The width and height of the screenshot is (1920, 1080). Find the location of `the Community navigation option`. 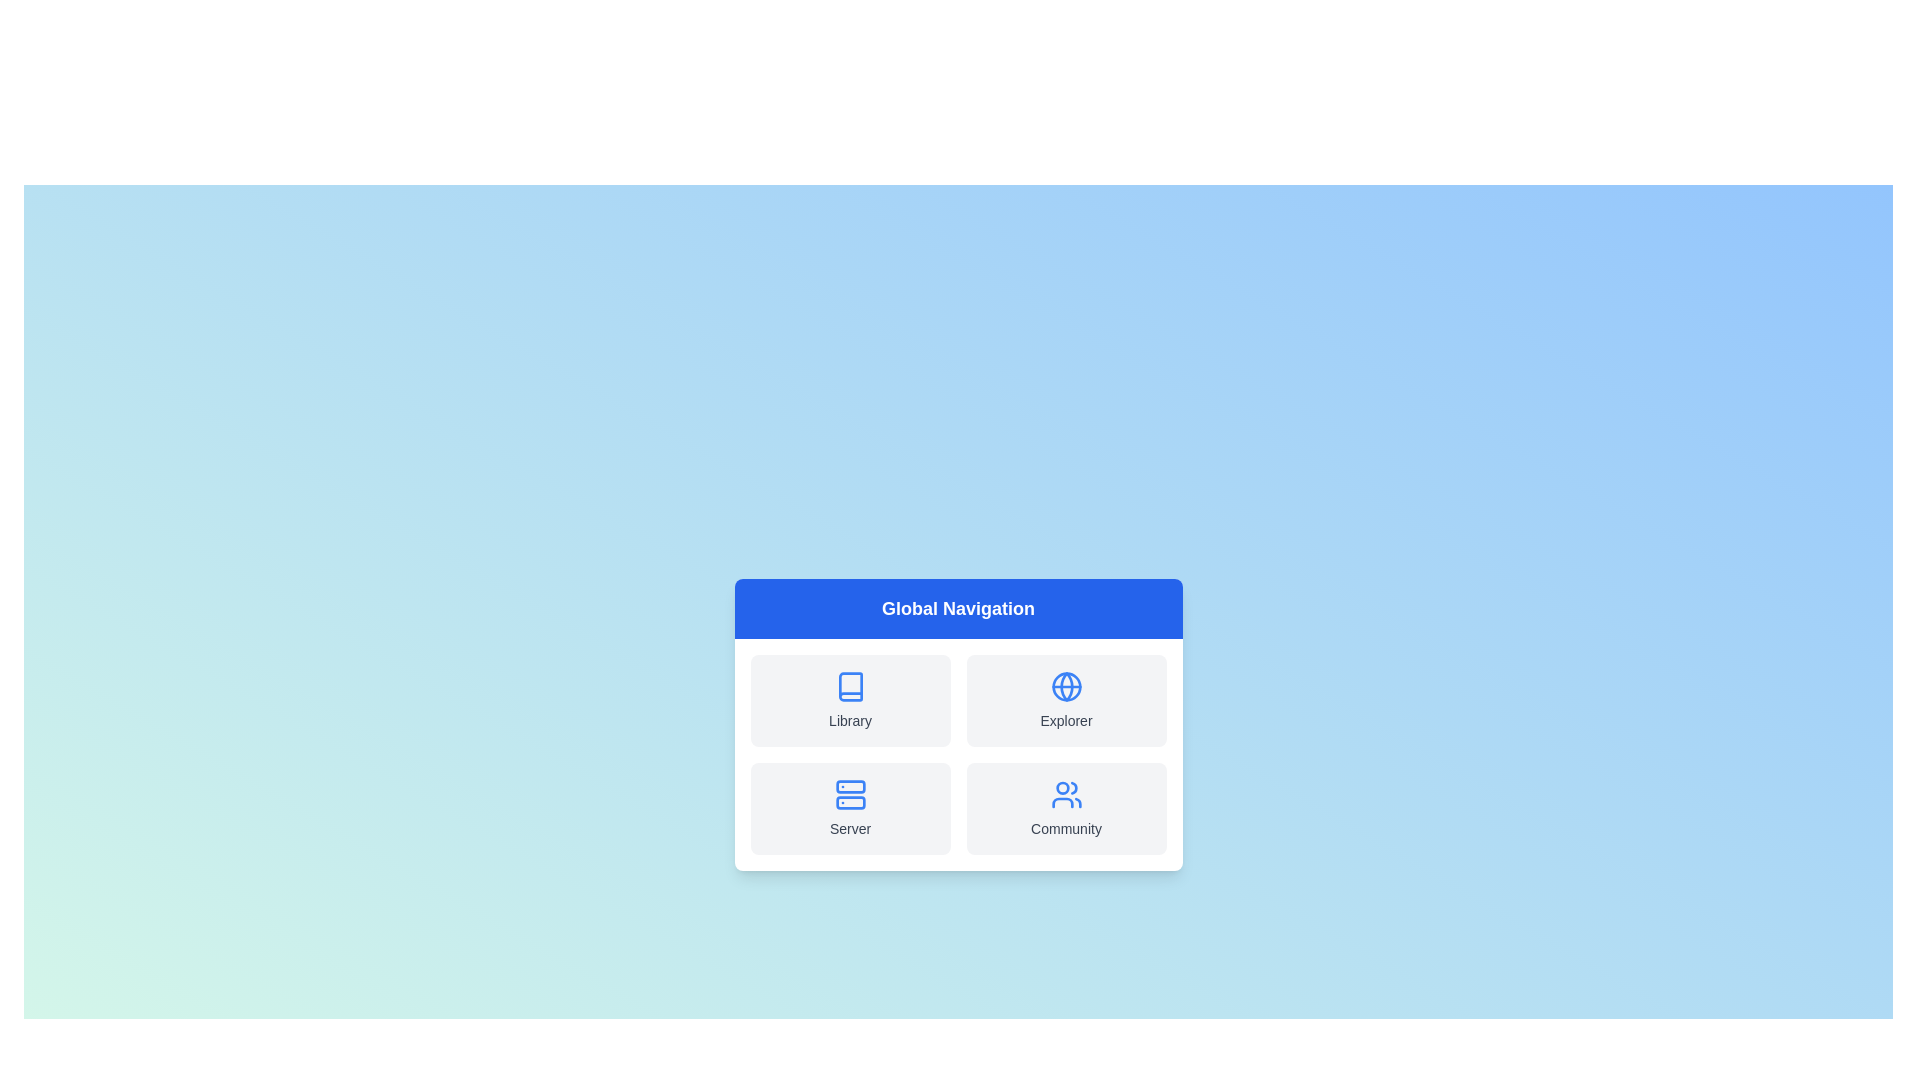

the Community navigation option is located at coordinates (1065, 808).